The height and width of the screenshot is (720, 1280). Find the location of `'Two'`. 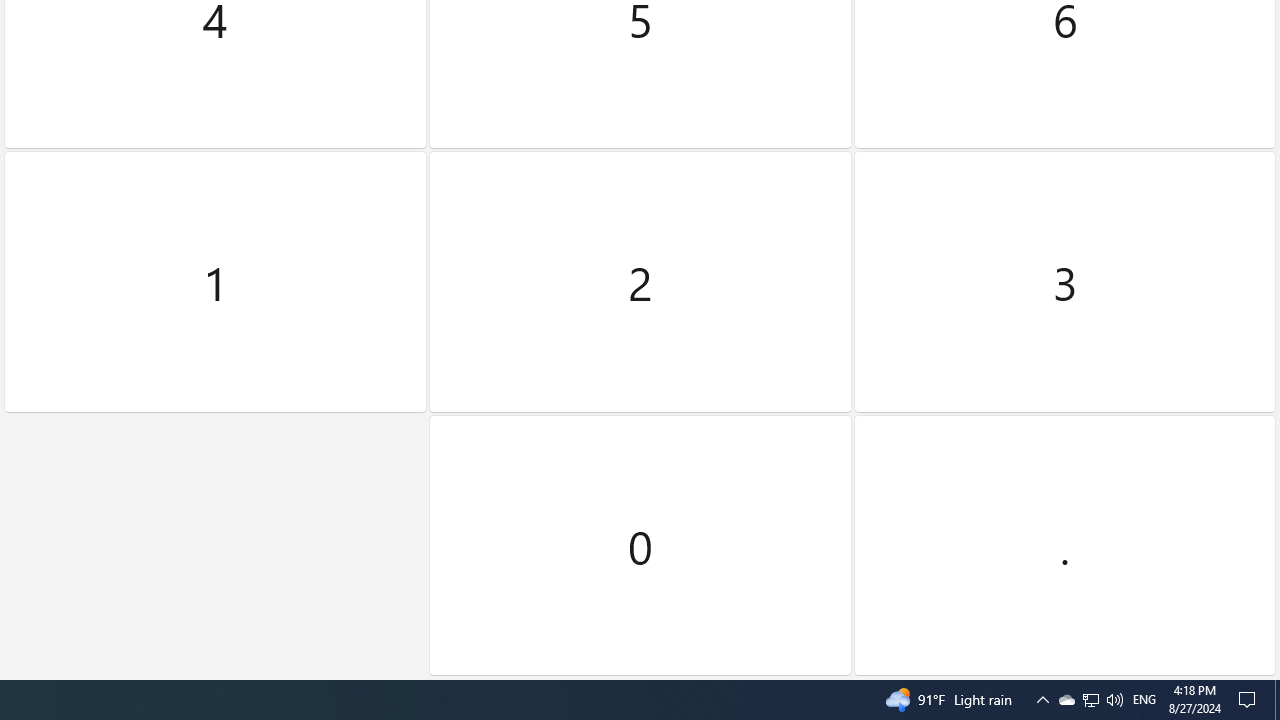

'Two' is located at coordinates (640, 282).